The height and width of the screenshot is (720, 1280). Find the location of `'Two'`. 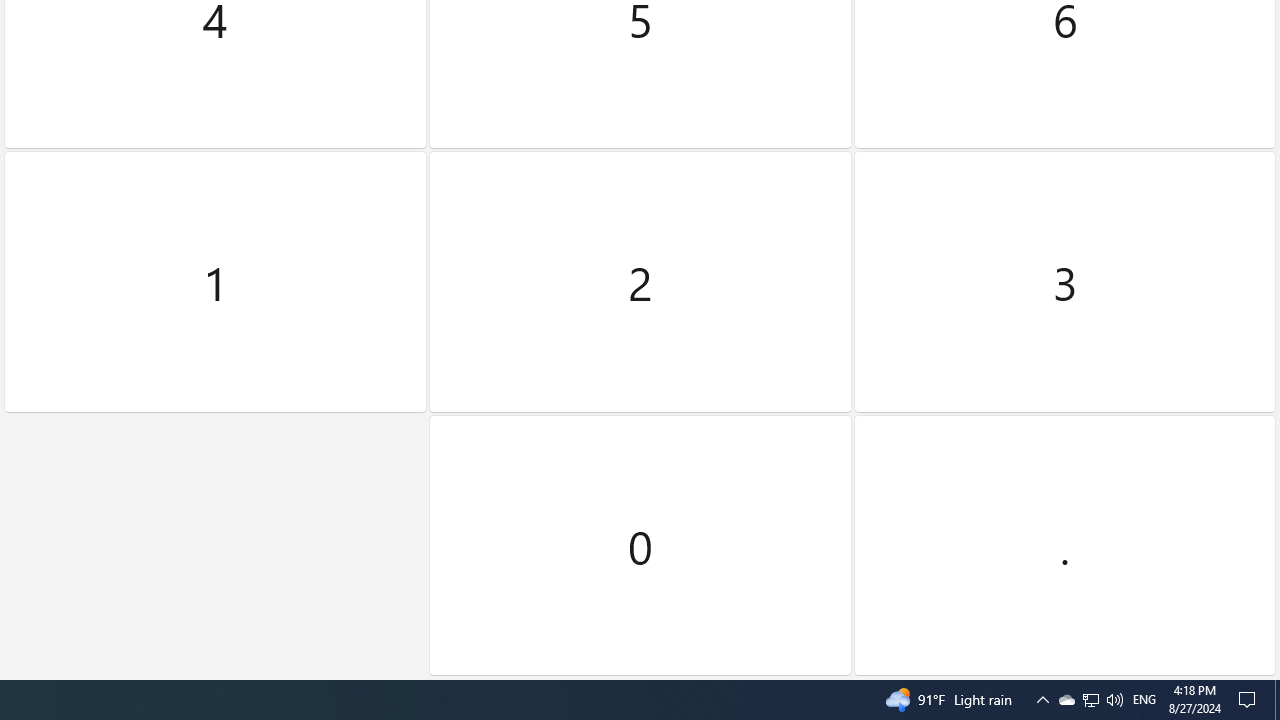

'Two' is located at coordinates (640, 282).